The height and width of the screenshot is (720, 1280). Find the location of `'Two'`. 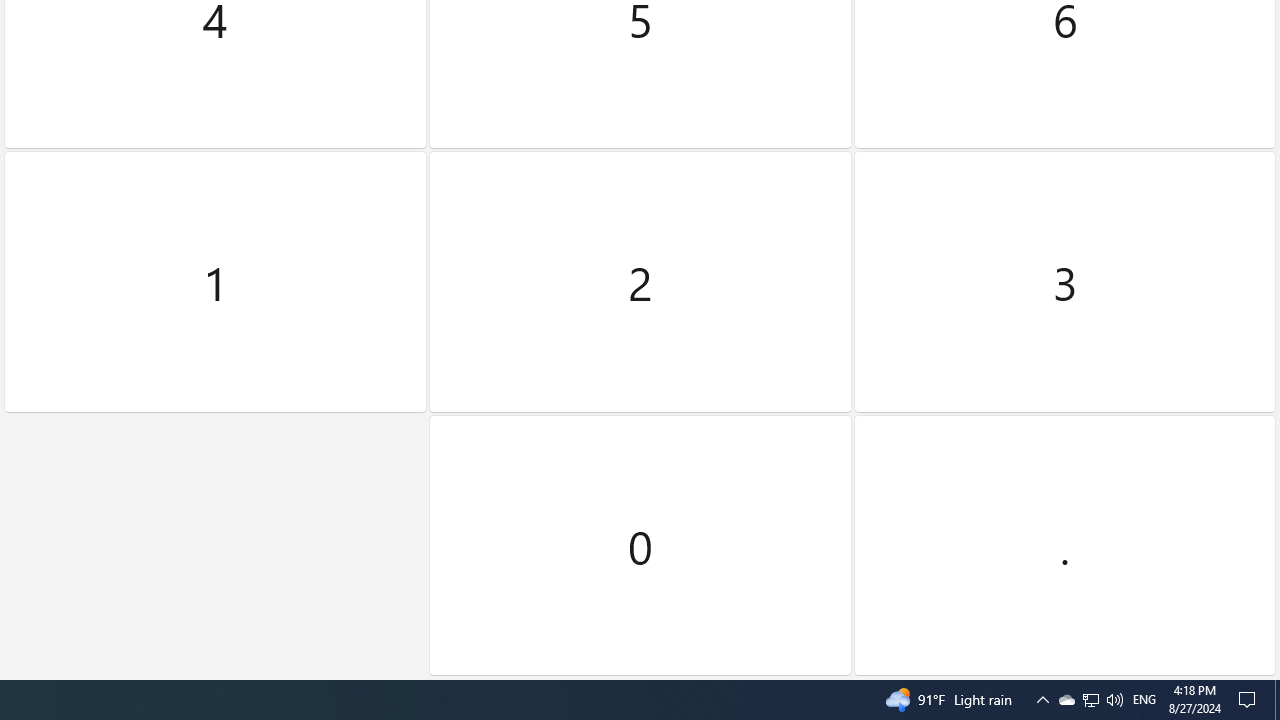

'Two' is located at coordinates (640, 282).